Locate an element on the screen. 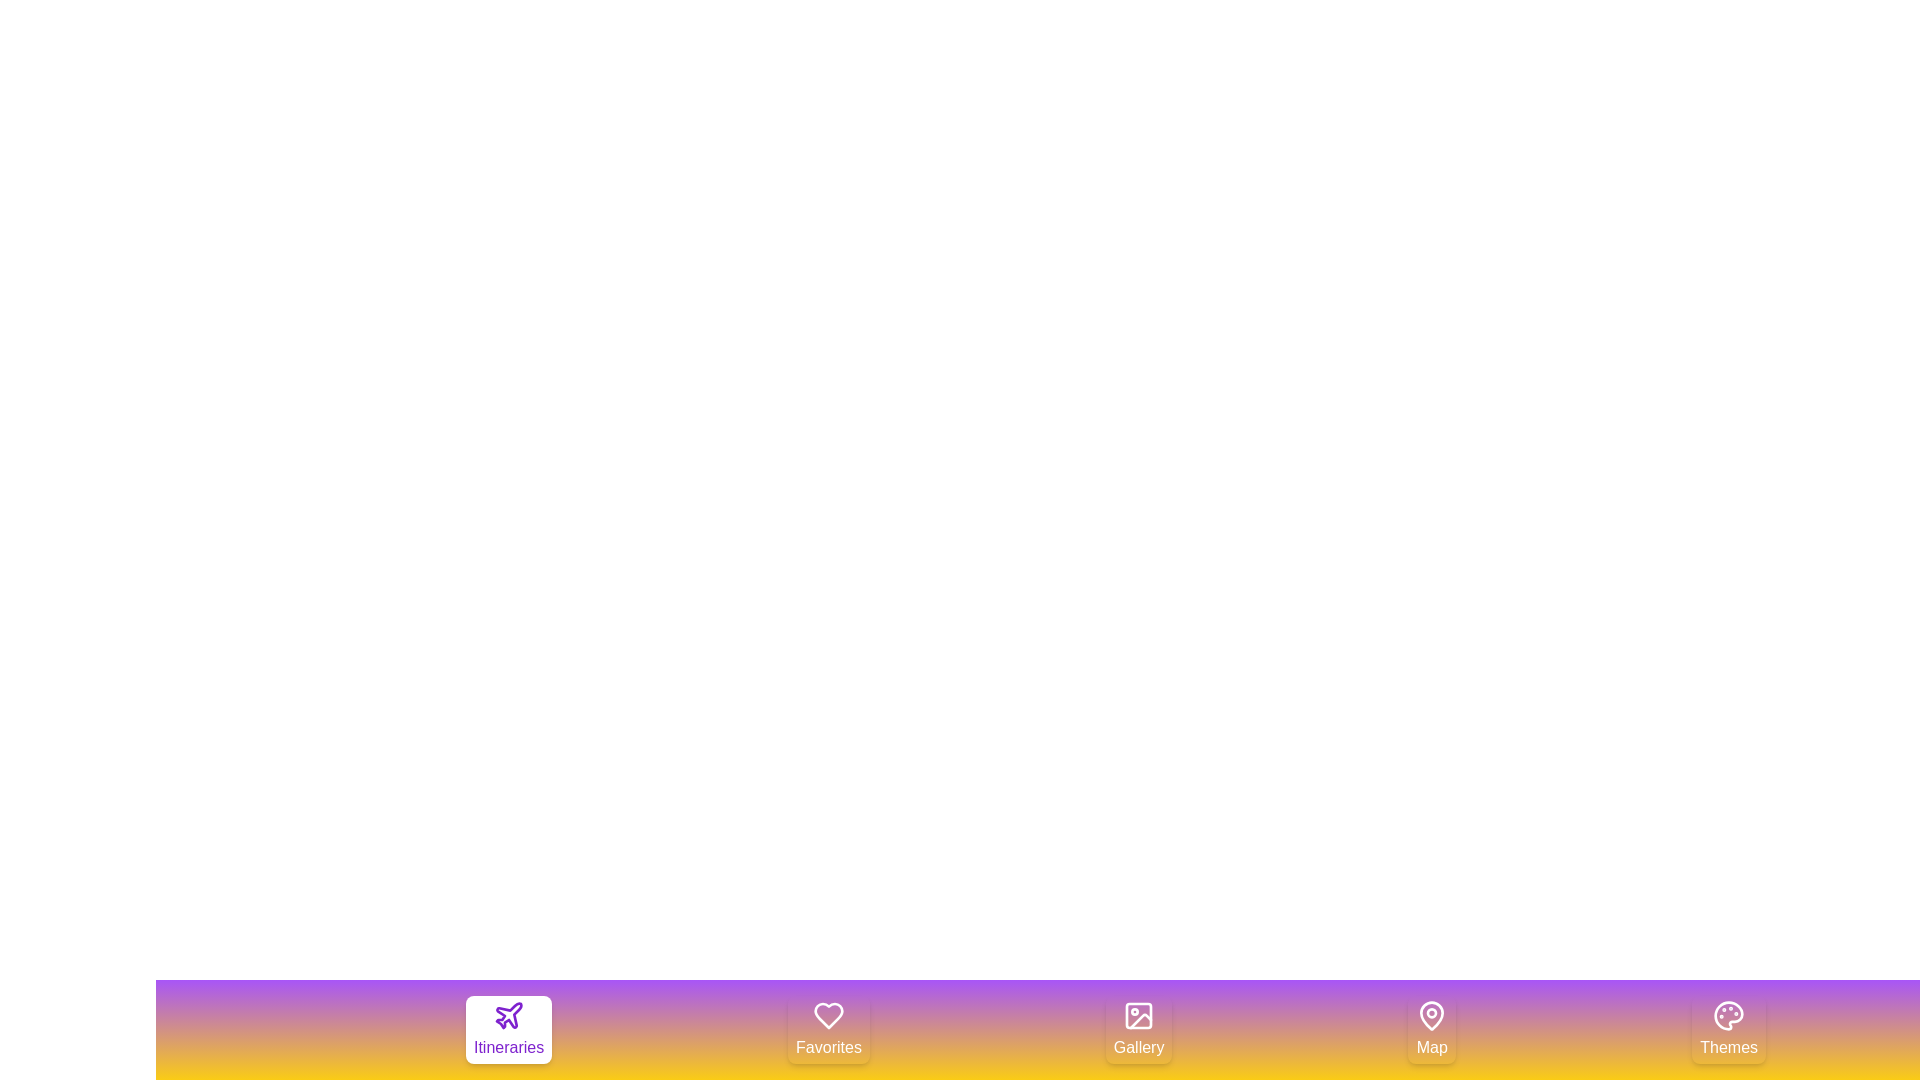  the tab labeled Themes to observe its hover effect is located at coordinates (1728, 1029).